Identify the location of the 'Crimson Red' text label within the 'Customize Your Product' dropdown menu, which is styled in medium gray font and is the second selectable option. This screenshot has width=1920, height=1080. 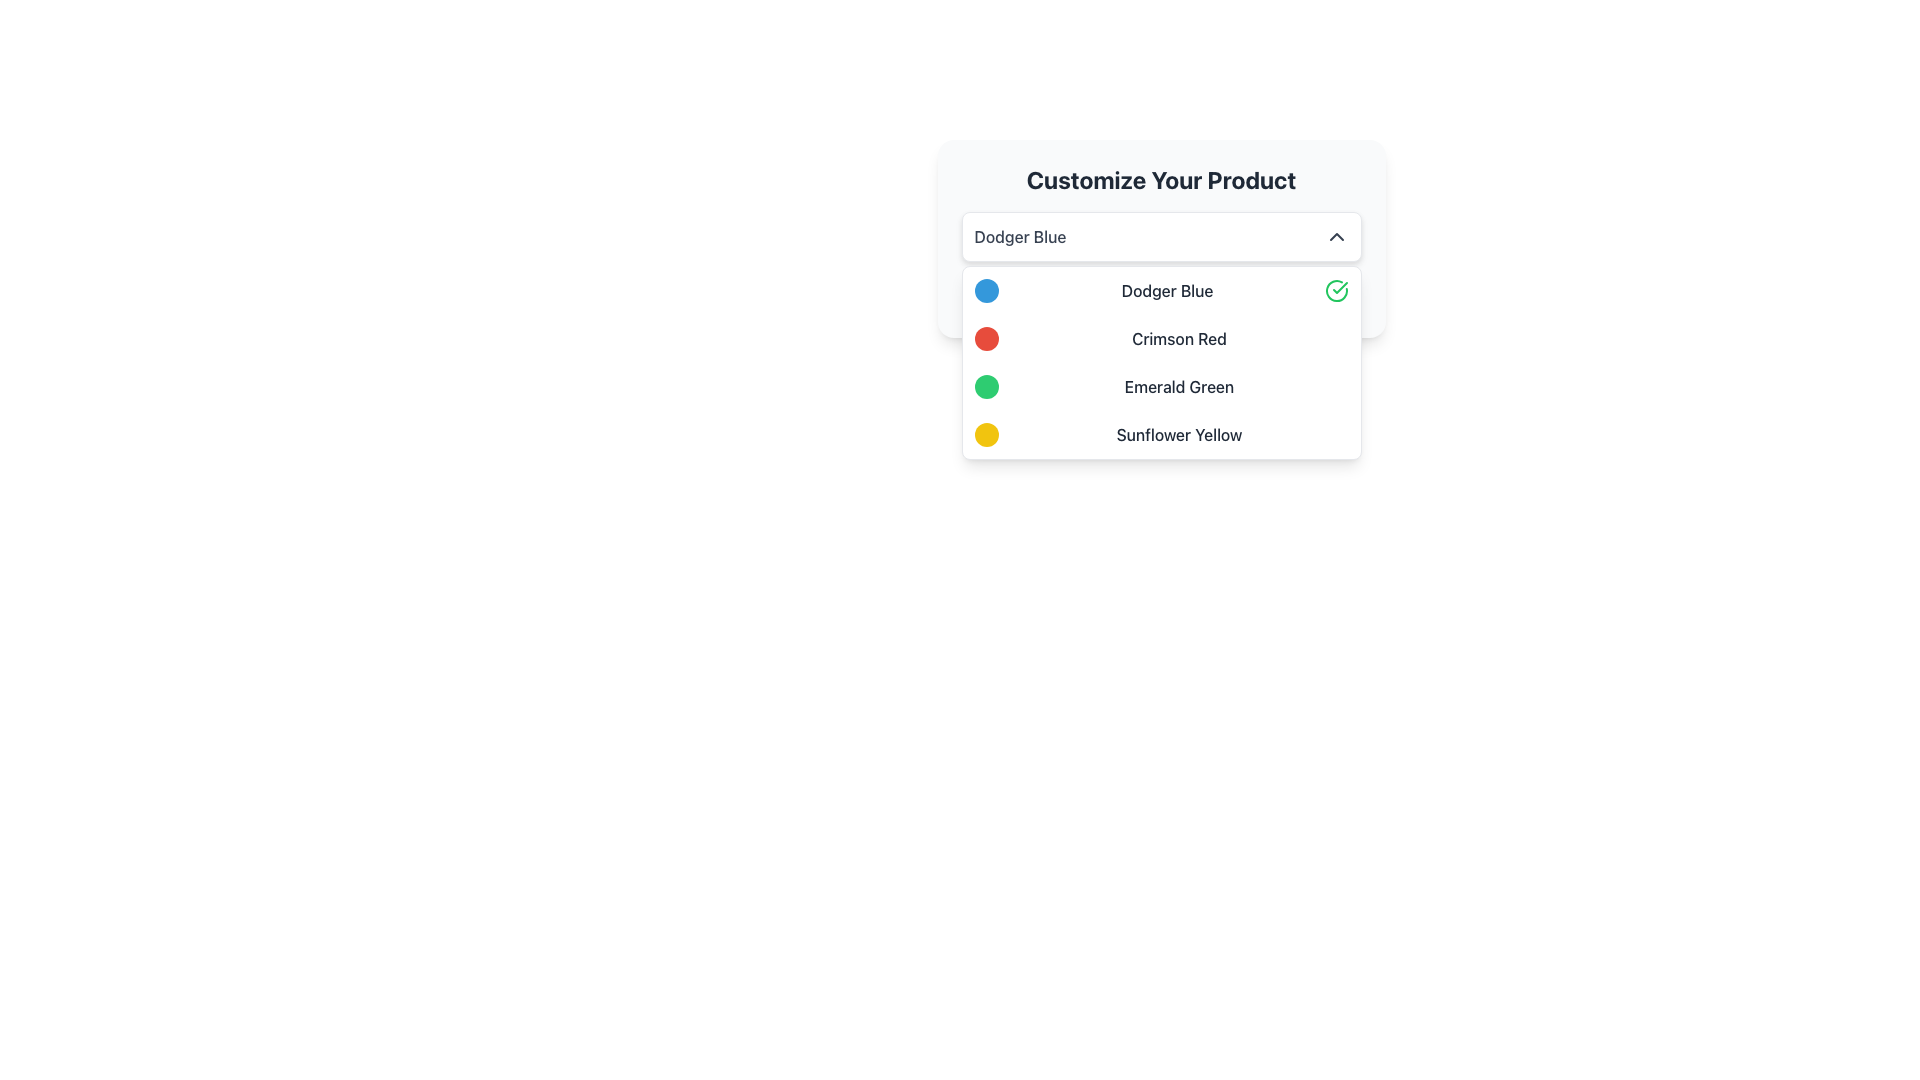
(1179, 338).